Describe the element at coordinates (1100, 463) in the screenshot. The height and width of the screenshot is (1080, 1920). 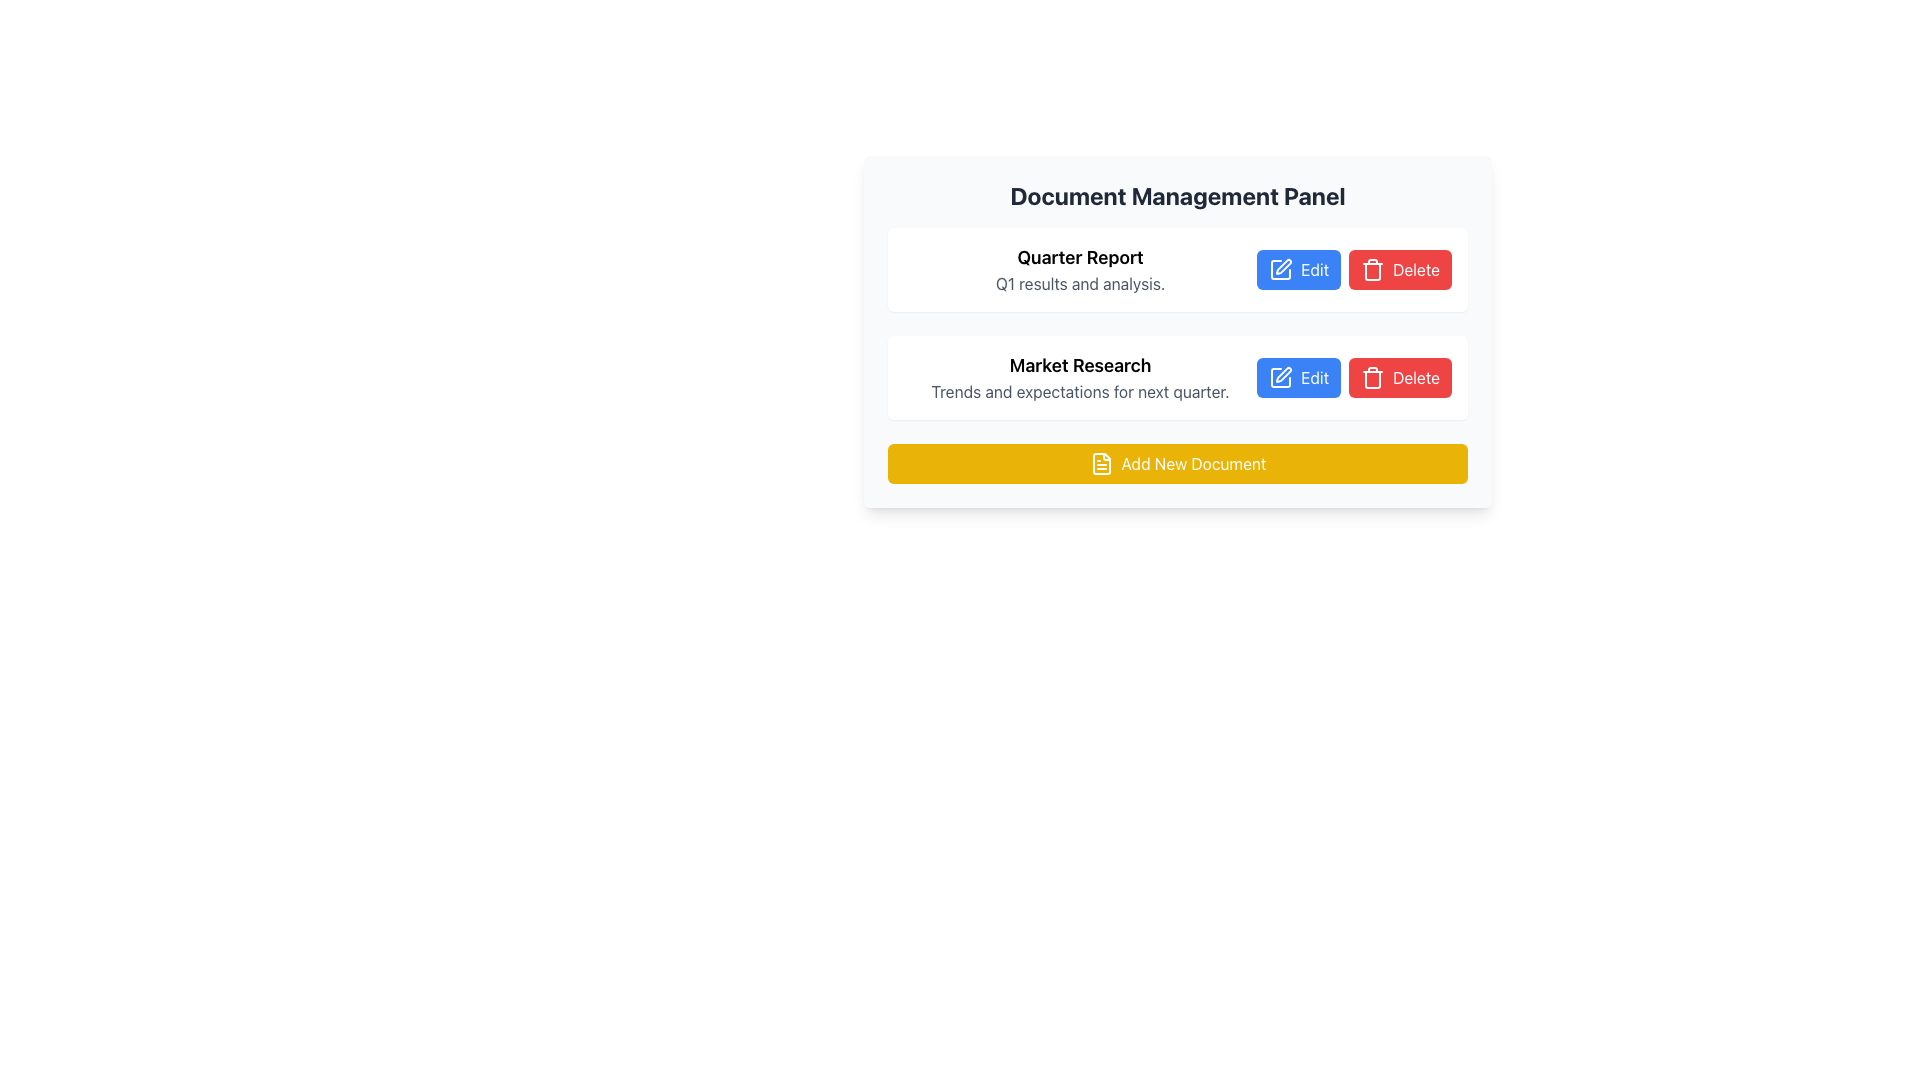
I see `the small document icon, which is a decorative SVG graphic located to the left of the text 'Add New Document' within the yellow button` at that location.